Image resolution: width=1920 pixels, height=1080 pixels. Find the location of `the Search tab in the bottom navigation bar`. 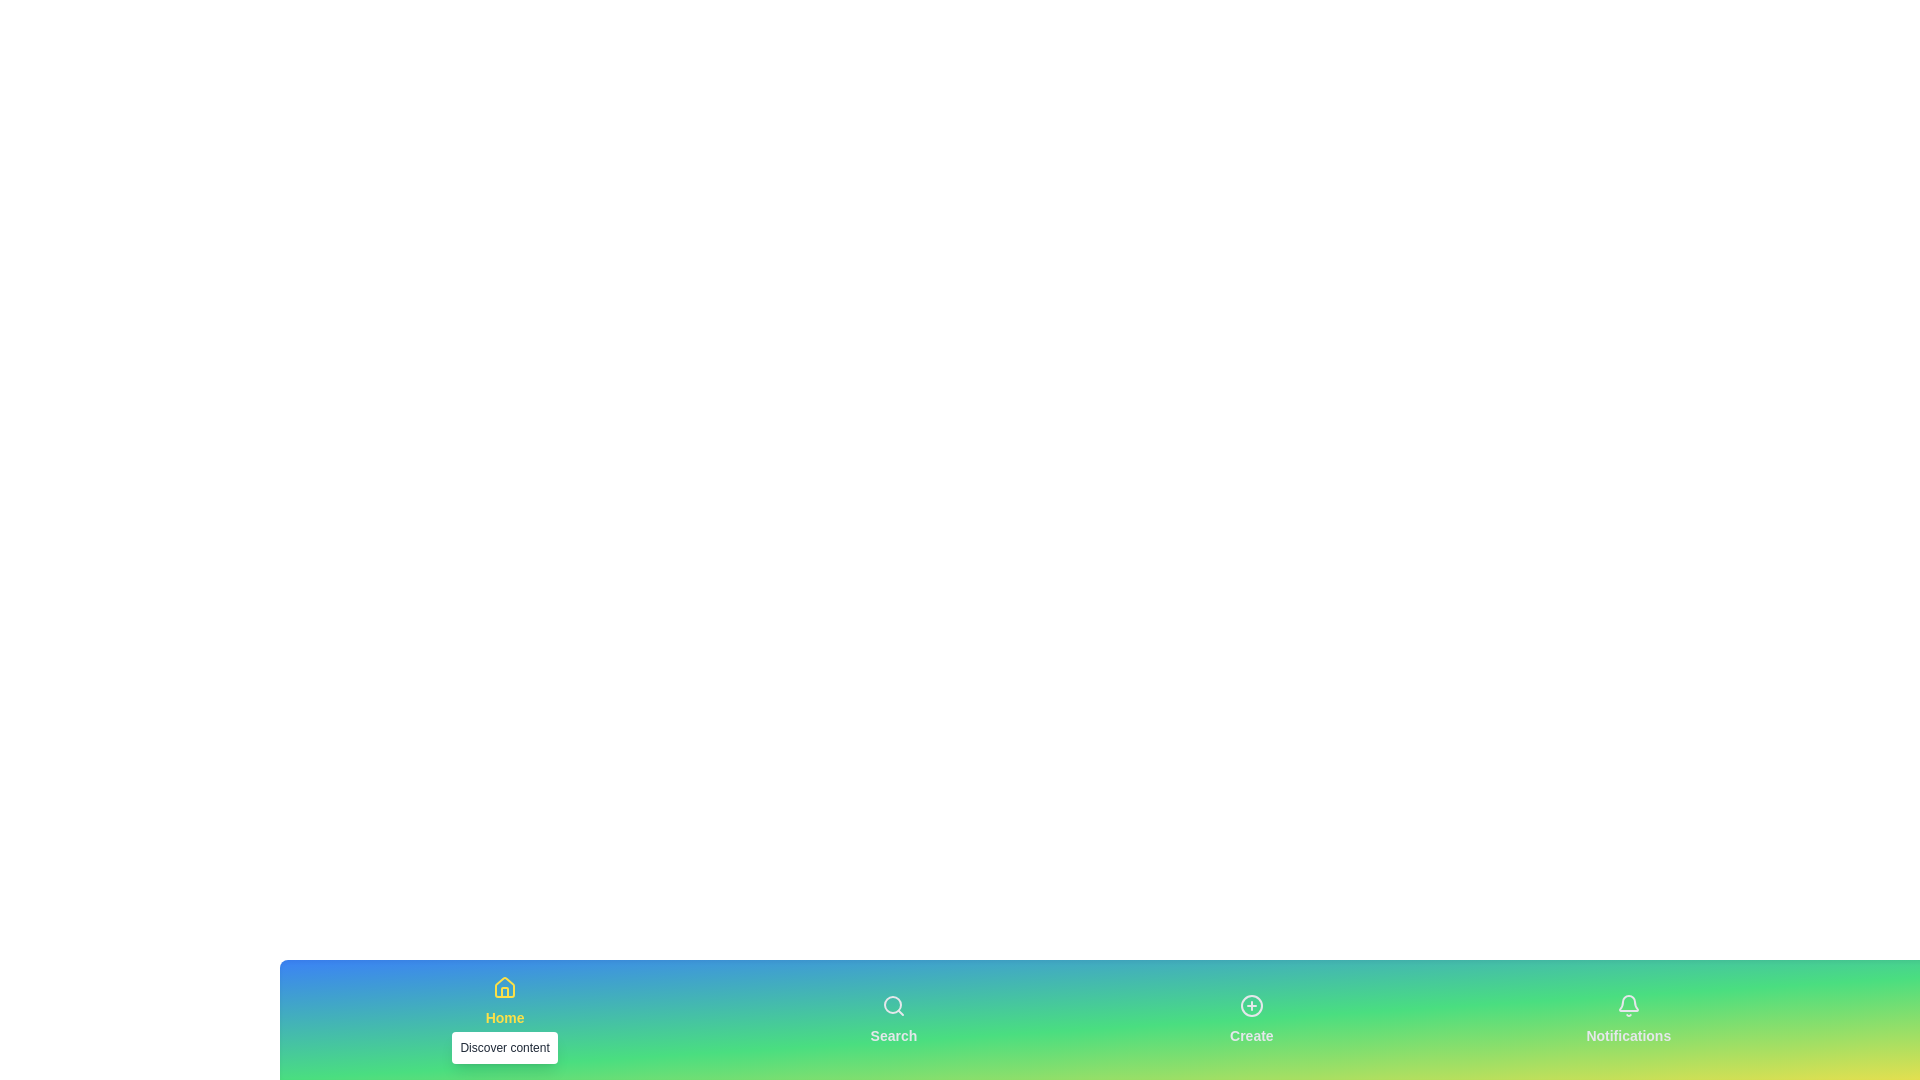

the Search tab in the bottom navigation bar is located at coordinates (891, 1019).